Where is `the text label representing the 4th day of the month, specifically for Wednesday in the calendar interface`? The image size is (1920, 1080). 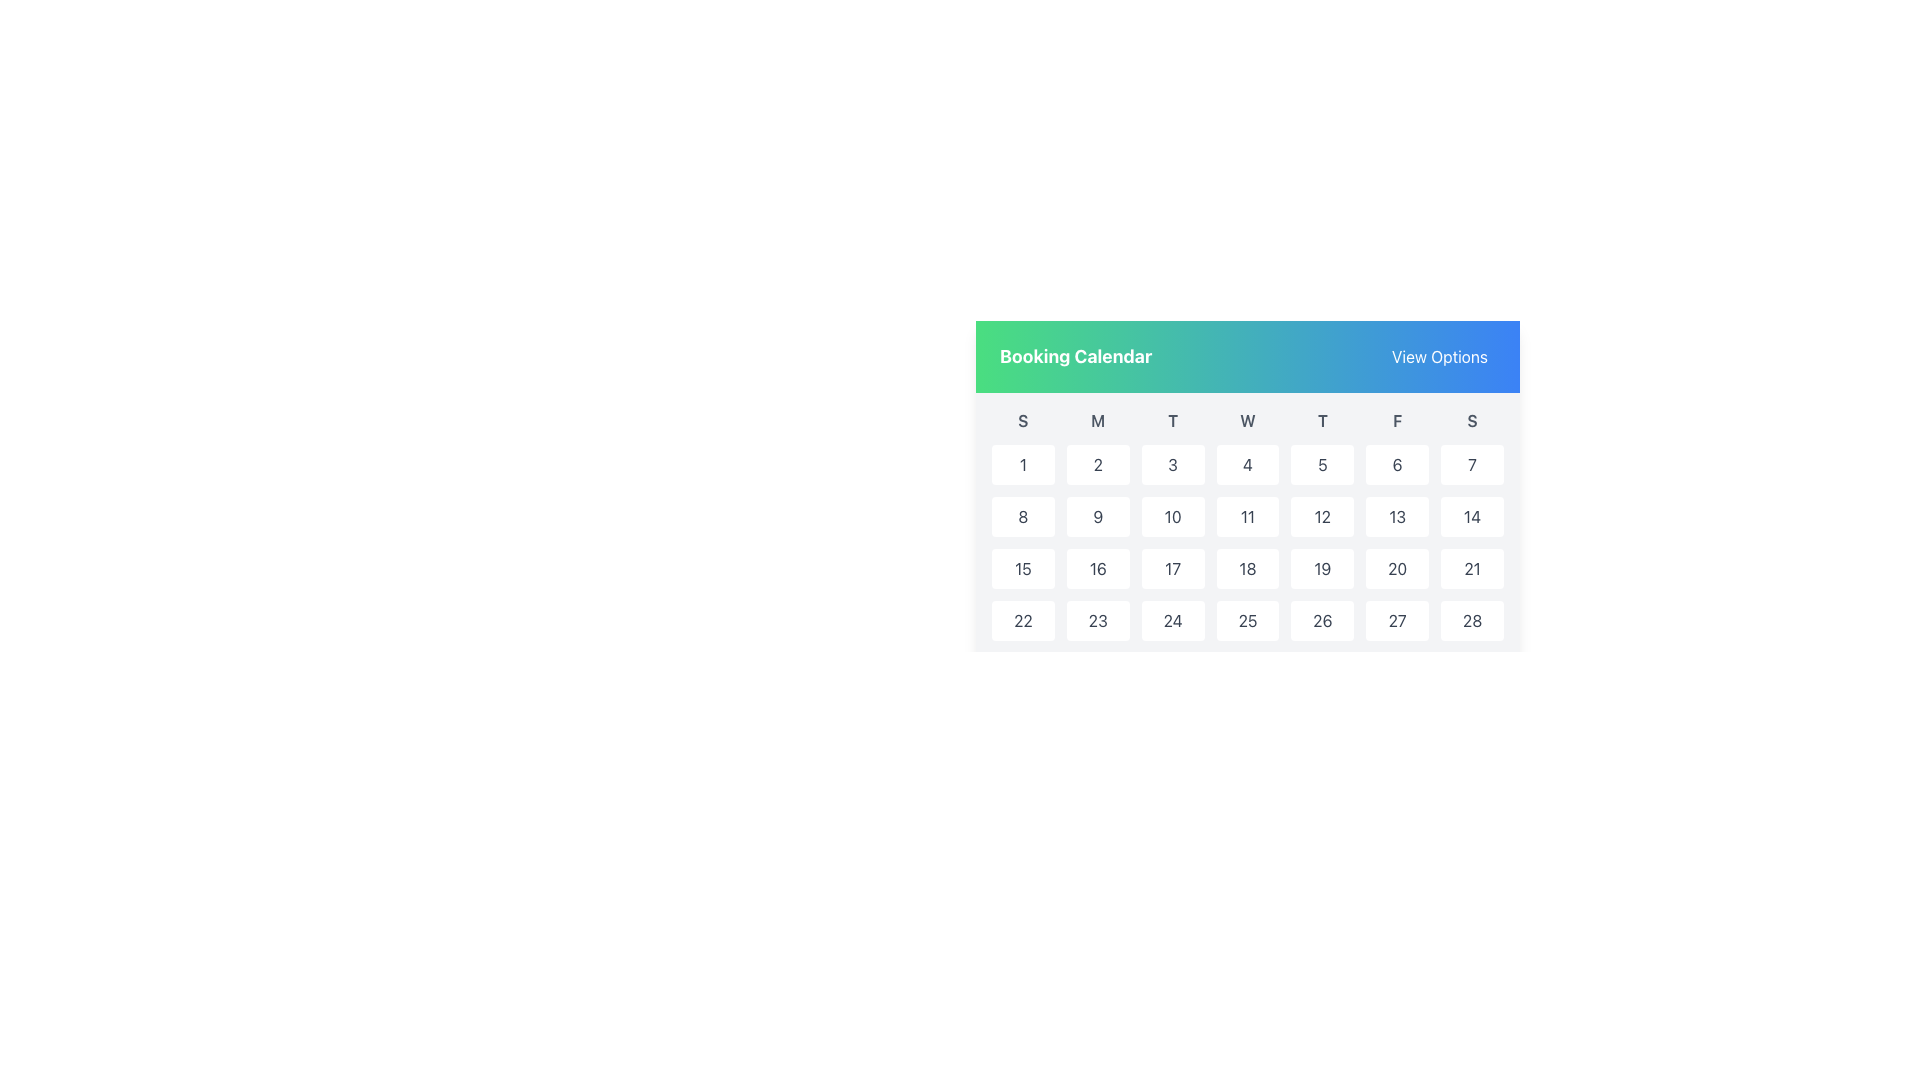 the text label representing the 4th day of the month, specifically for Wednesday in the calendar interface is located at coordinates (1247, 465).